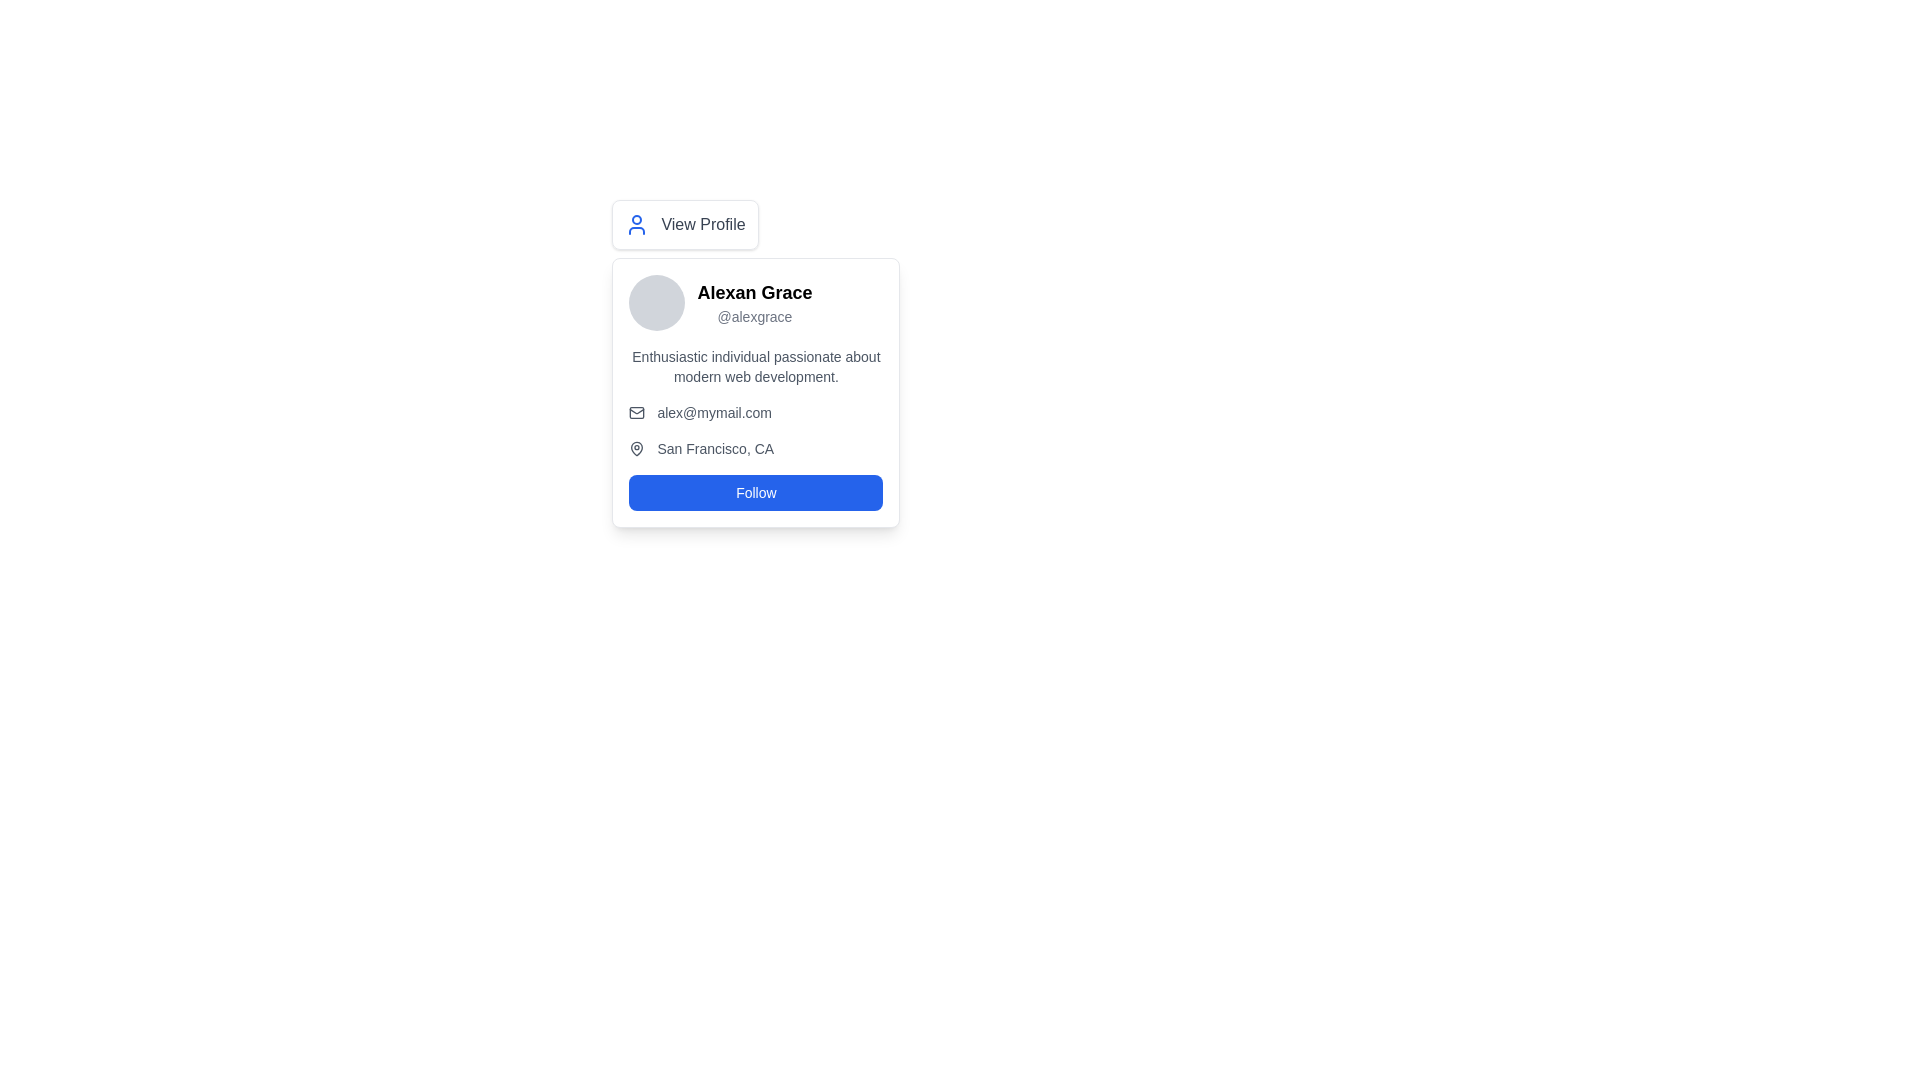 The width and height of the screenshot is (1920, 1080). Describe the element at coordinates (685, 224) in the screenshot. I see `the clickable button with both icon and text at the top of the modal` at that location.